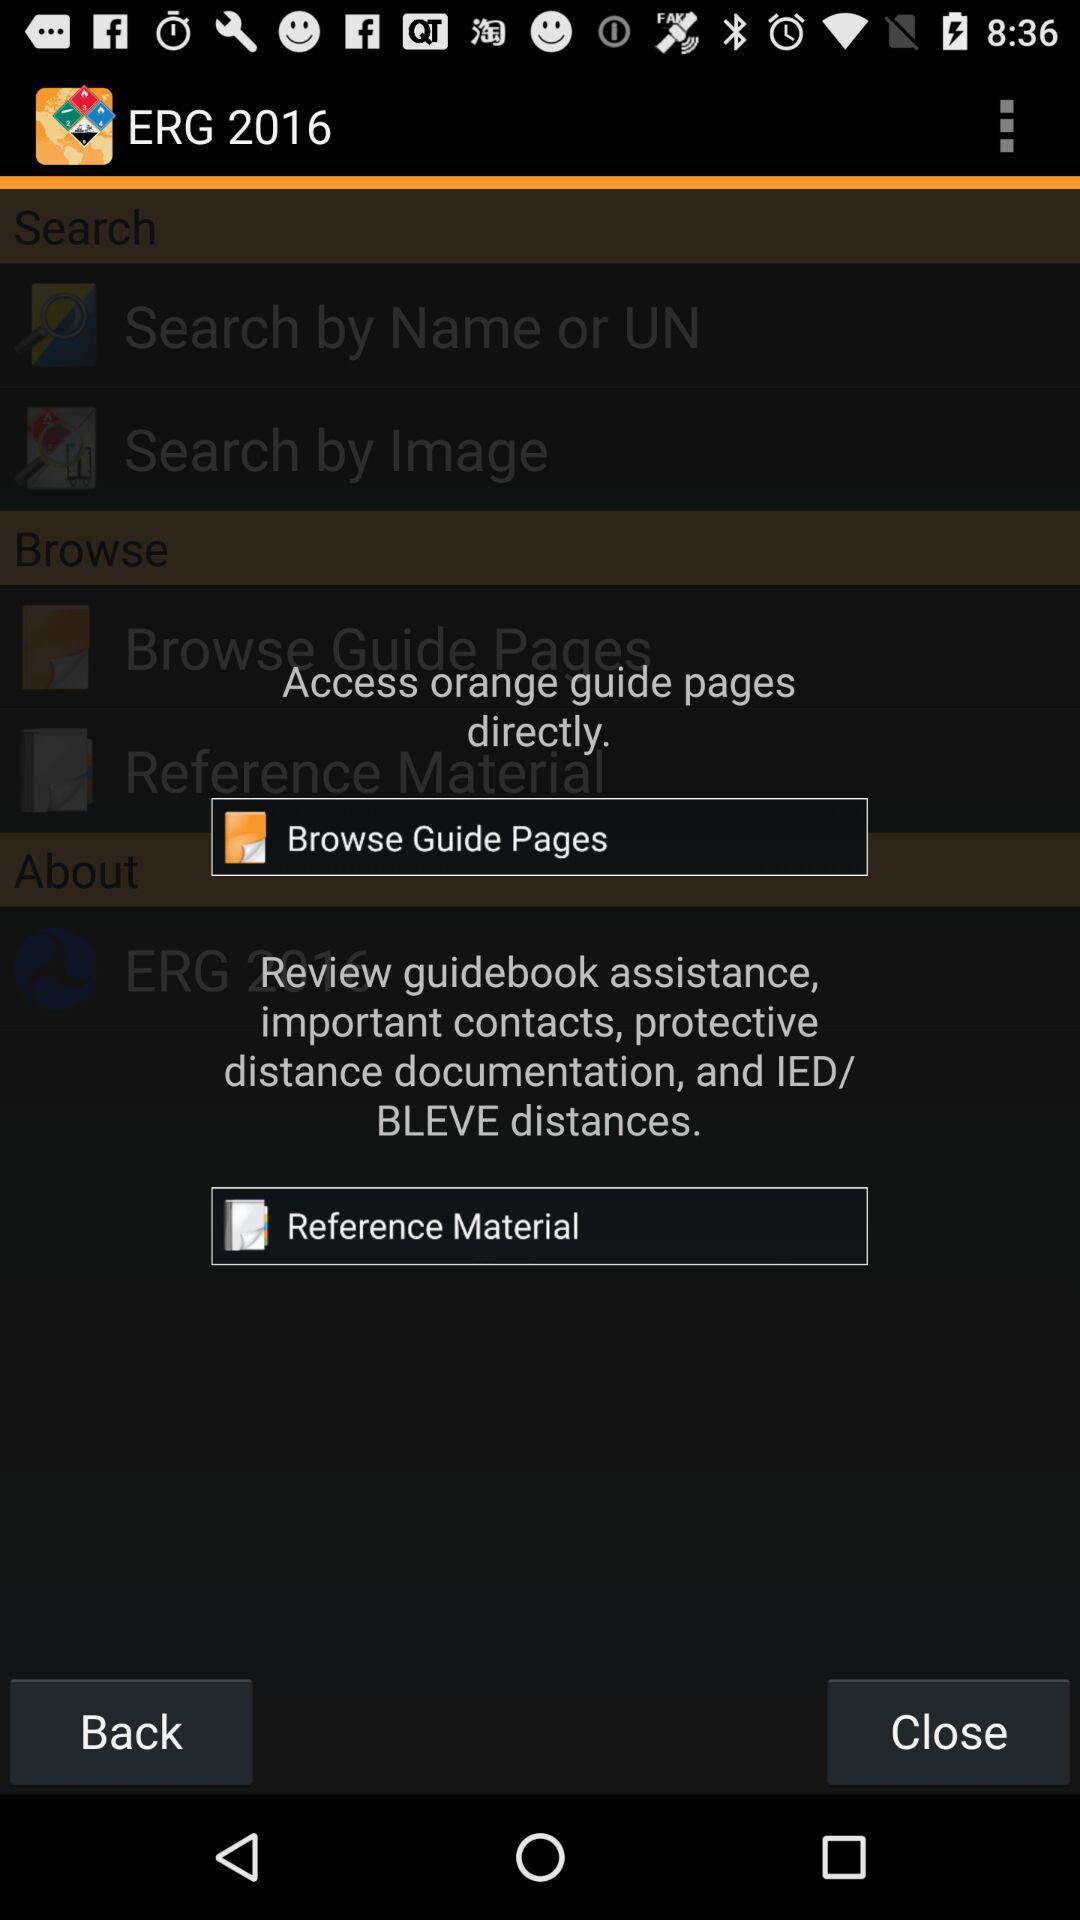 Image resolution: width=1080 pixels, height=1920 pixels. Describe the element at coordinates (540, 869) in the screenshot. I see `the about icon` at that location.